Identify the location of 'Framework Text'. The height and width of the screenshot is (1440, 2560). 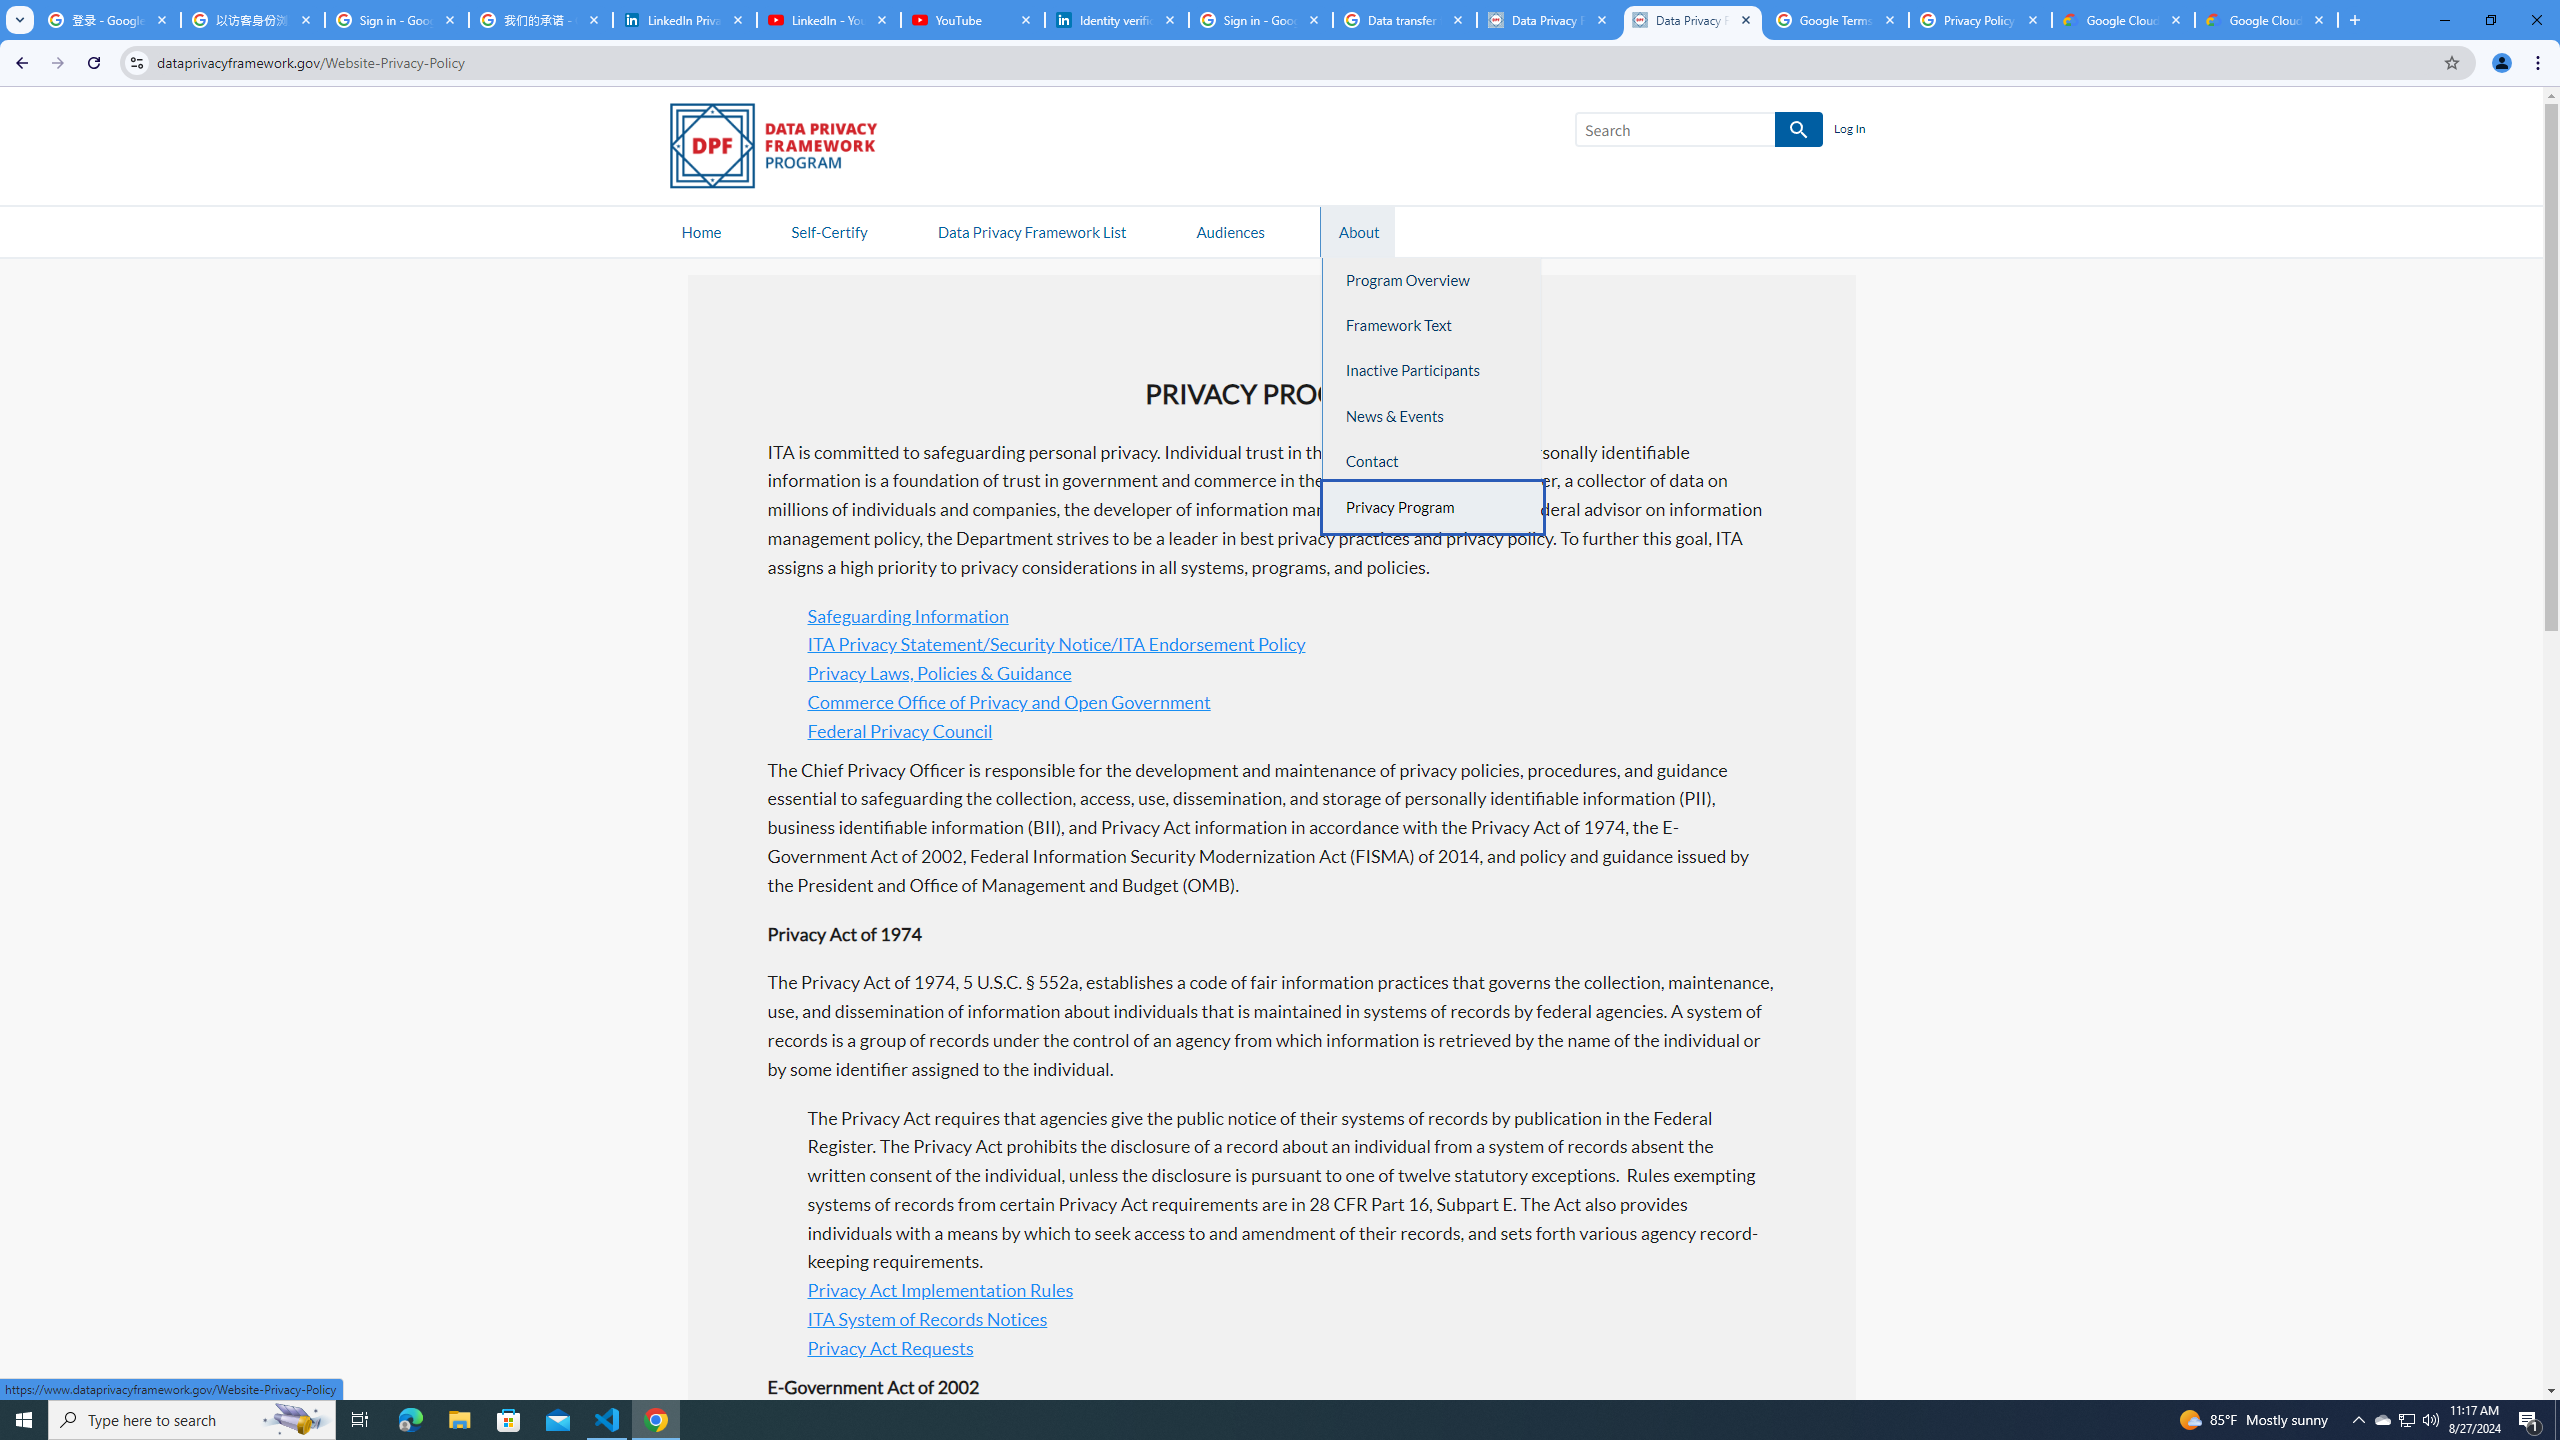
(1432, 325).